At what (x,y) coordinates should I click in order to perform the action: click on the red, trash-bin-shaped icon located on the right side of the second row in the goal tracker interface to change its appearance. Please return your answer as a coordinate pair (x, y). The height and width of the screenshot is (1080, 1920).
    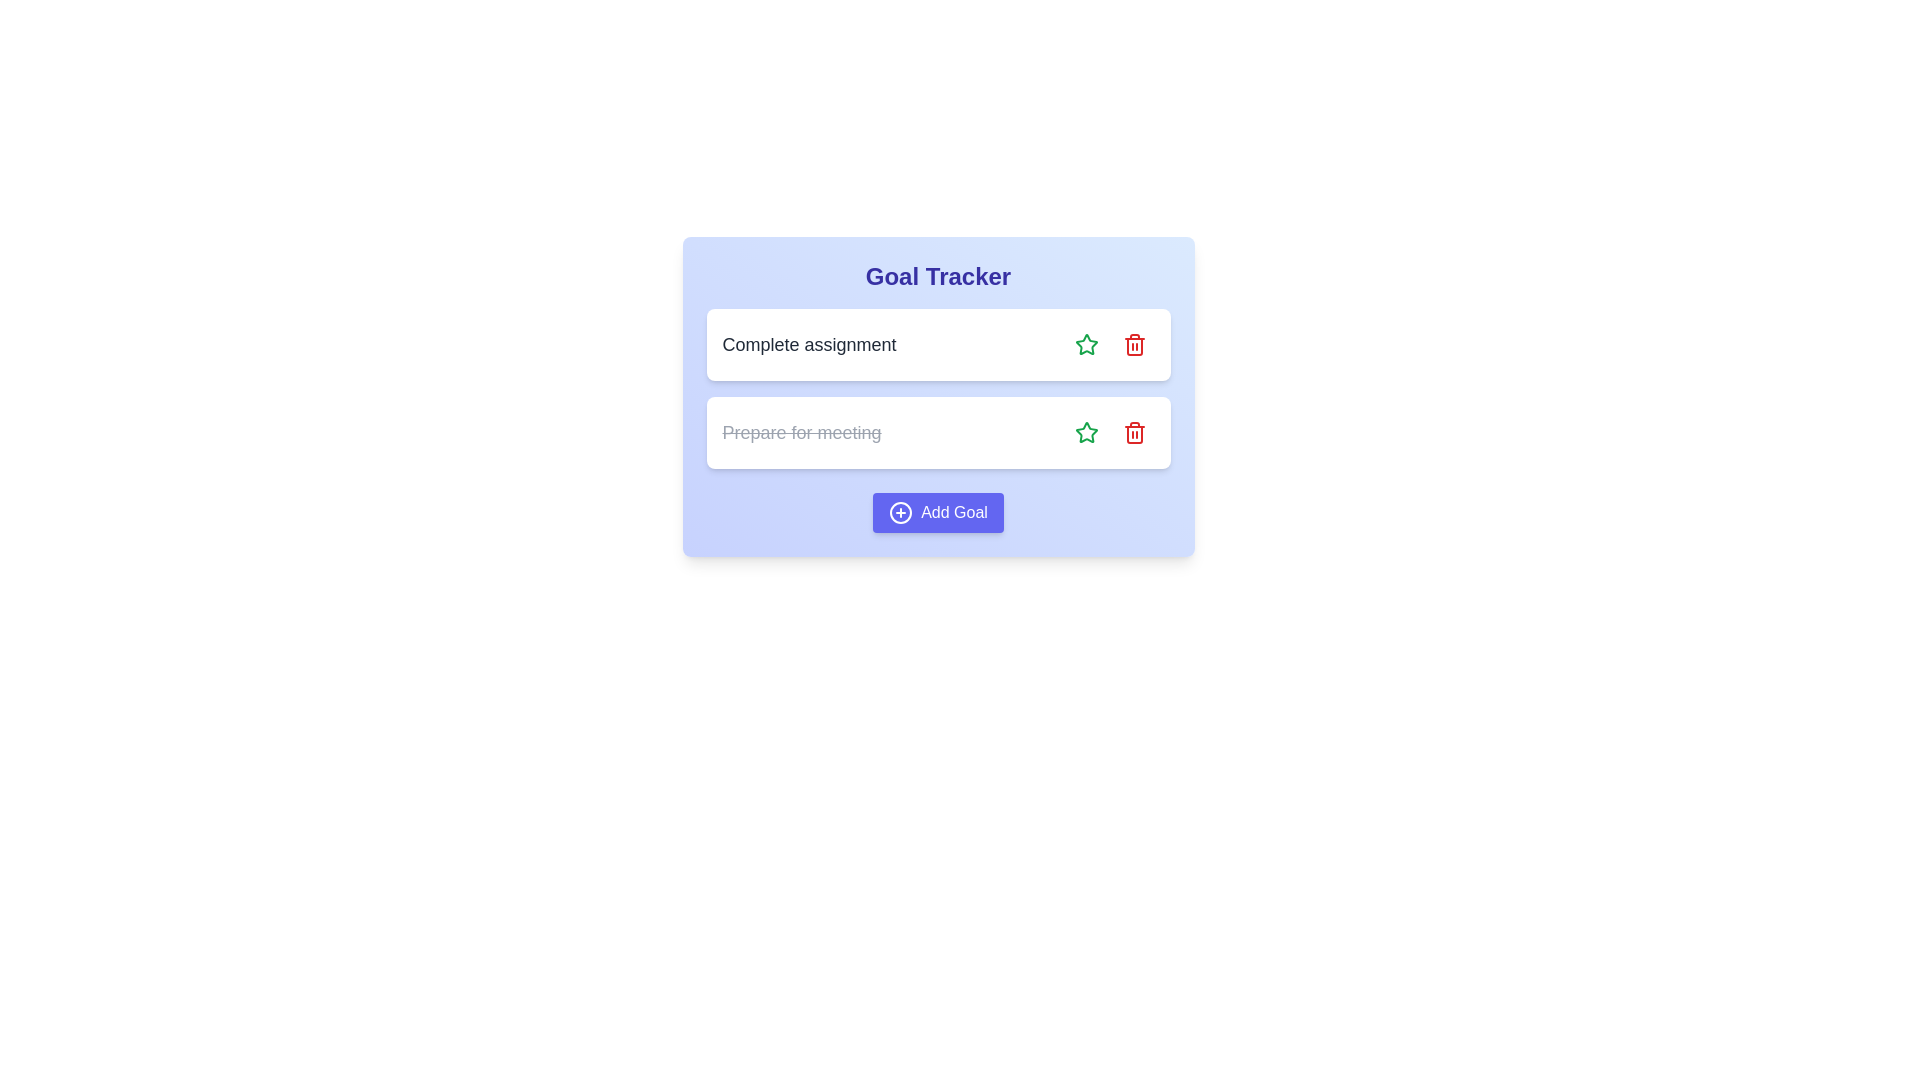
    Looking at the image, I should click on (1134, 431).